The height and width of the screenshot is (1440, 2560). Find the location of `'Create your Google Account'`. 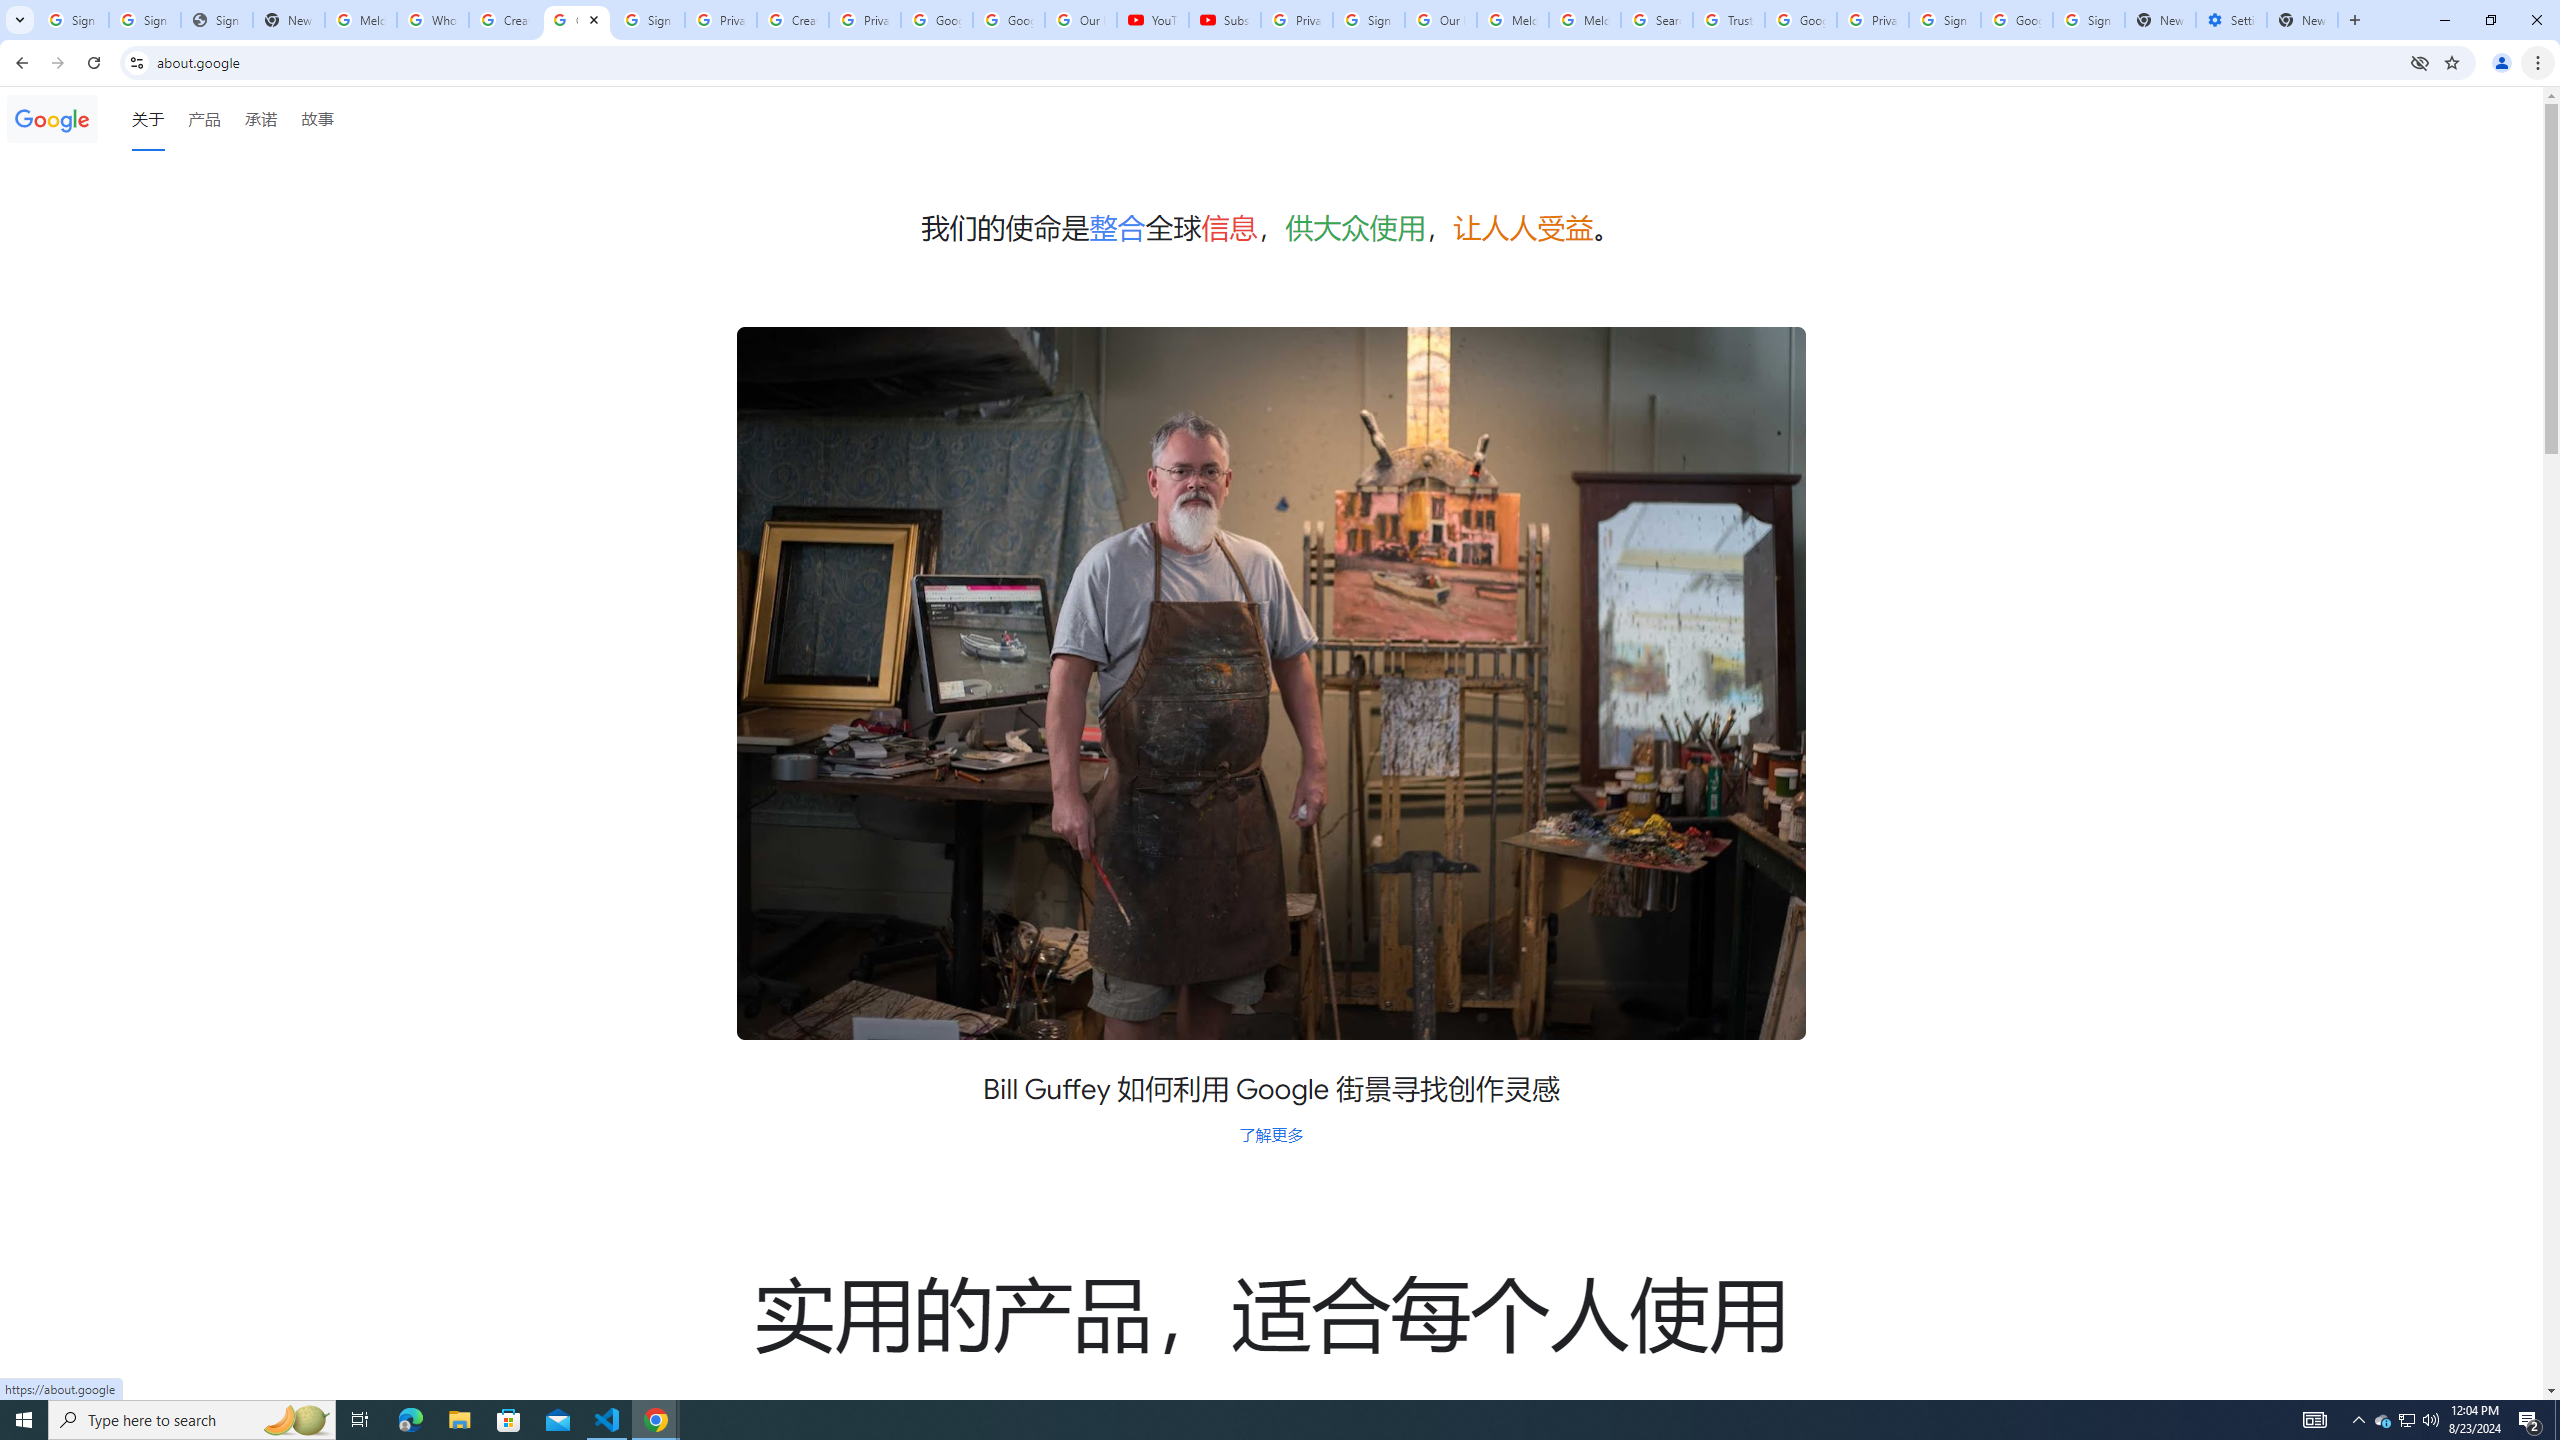

'Create your Google Account' is located at coordinates (791, 19).